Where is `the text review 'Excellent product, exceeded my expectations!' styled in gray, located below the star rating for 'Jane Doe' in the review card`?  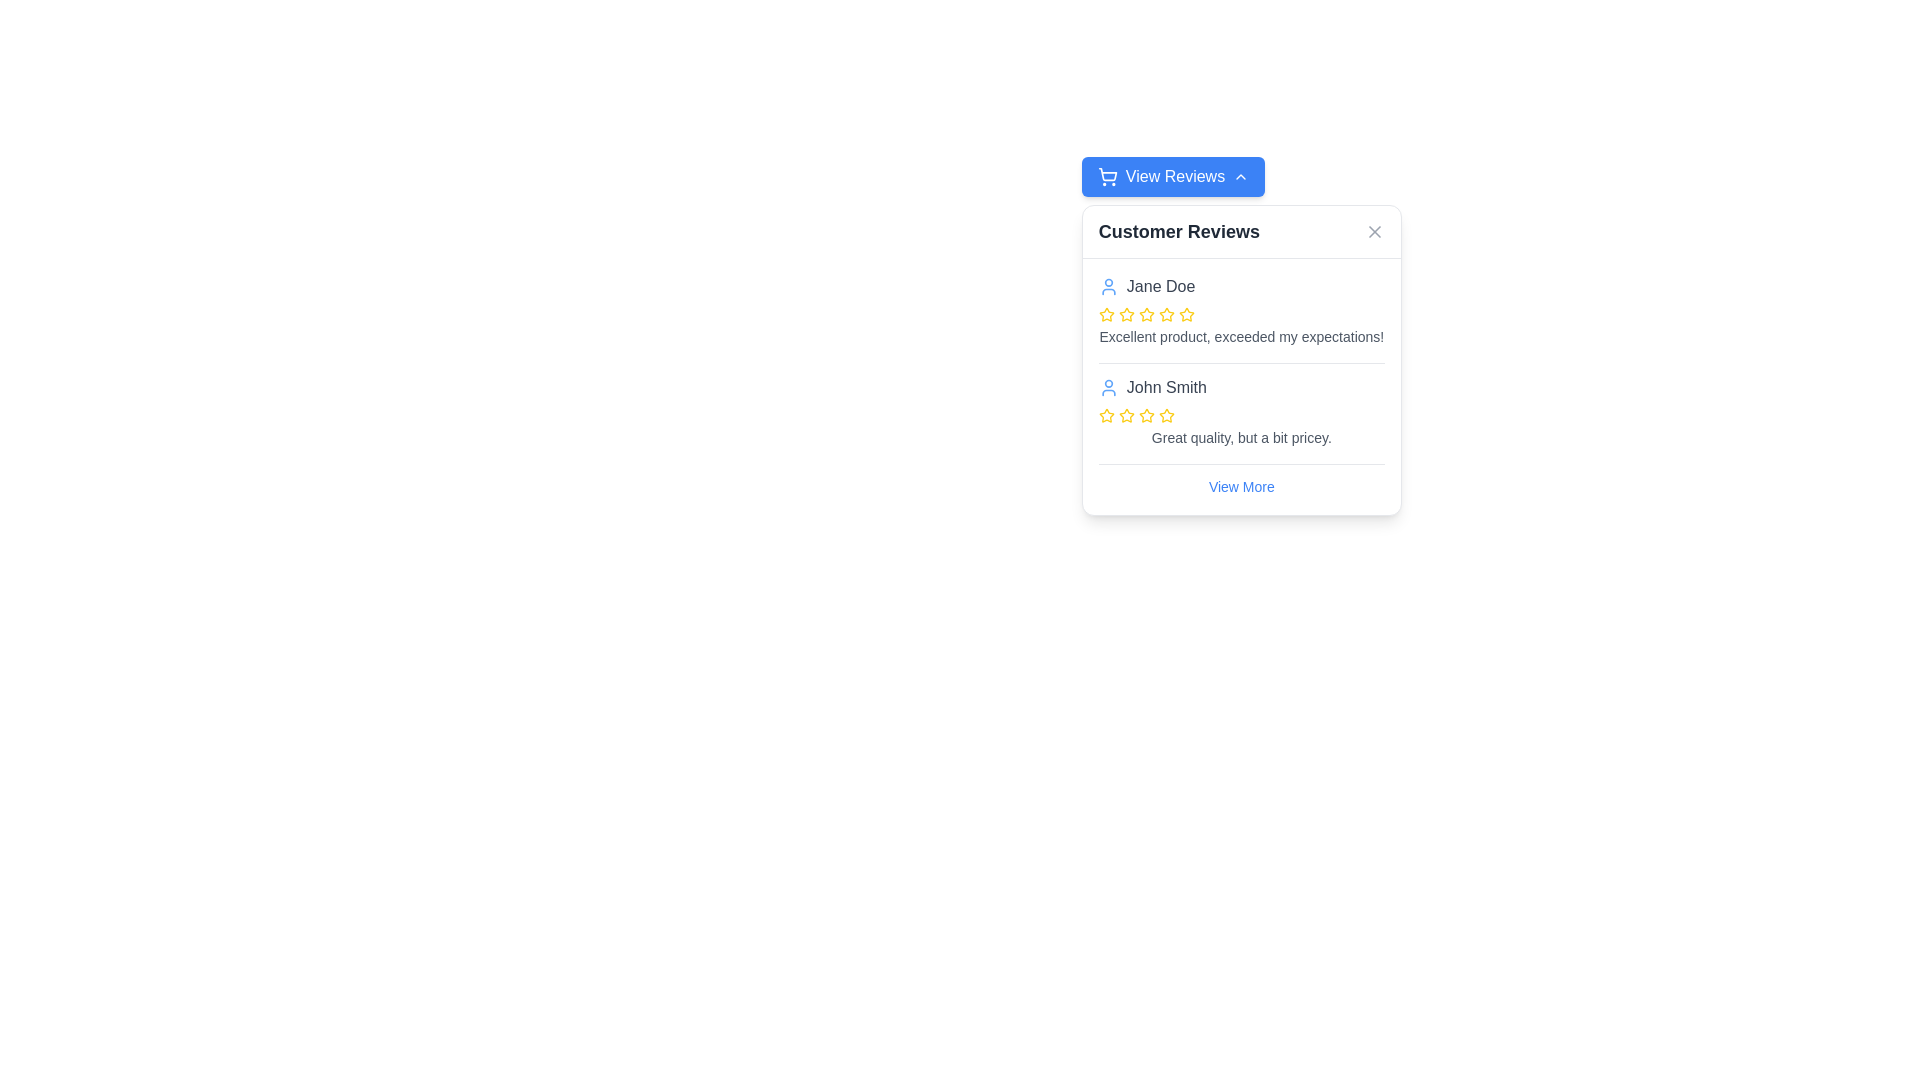
the text review 'Excellent product, exceeded my expectations!' styled in gray, located below the star rating for 'Jane Doe' in the review card is located at coordinates (1240, 335).